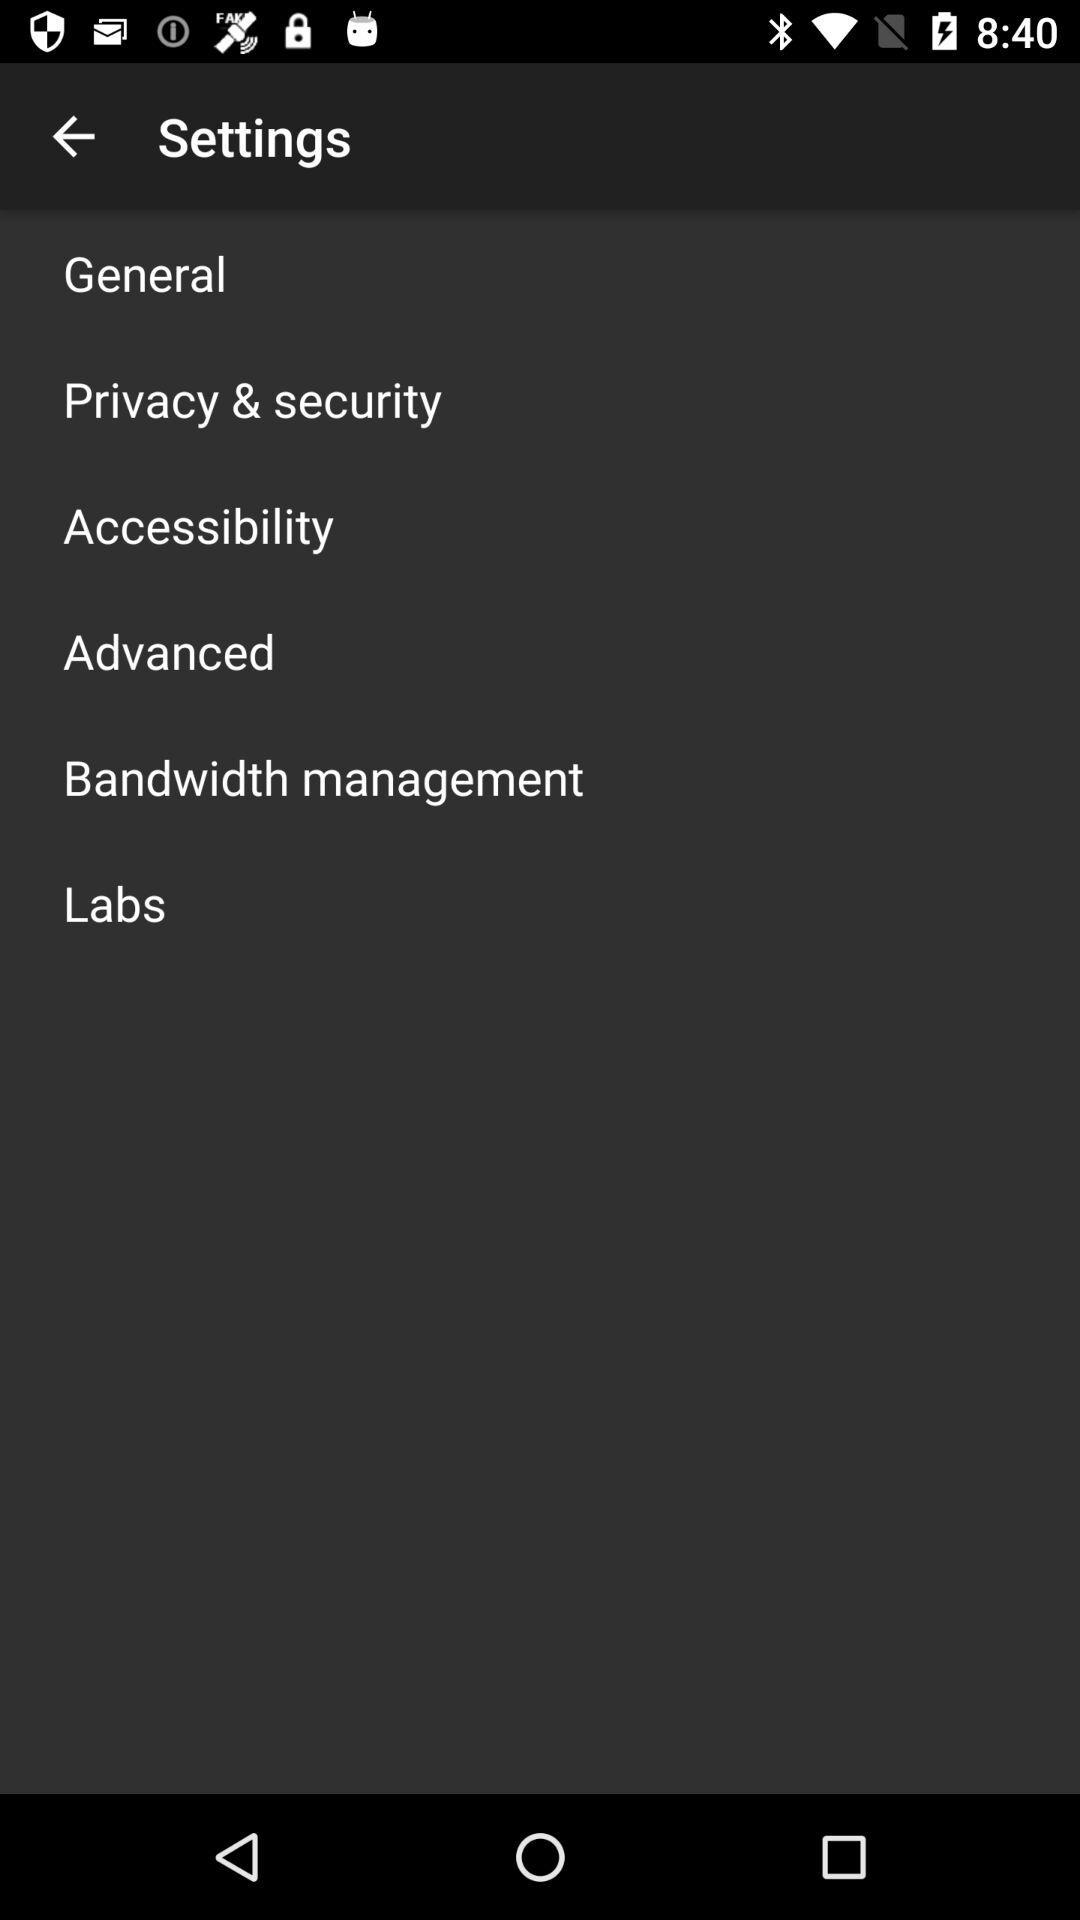 The image size is (1080, 1920). What do you see at coordinates (251, 398) in the screenshot?
I see `the privacy & security` at bounding box center [251, 398].